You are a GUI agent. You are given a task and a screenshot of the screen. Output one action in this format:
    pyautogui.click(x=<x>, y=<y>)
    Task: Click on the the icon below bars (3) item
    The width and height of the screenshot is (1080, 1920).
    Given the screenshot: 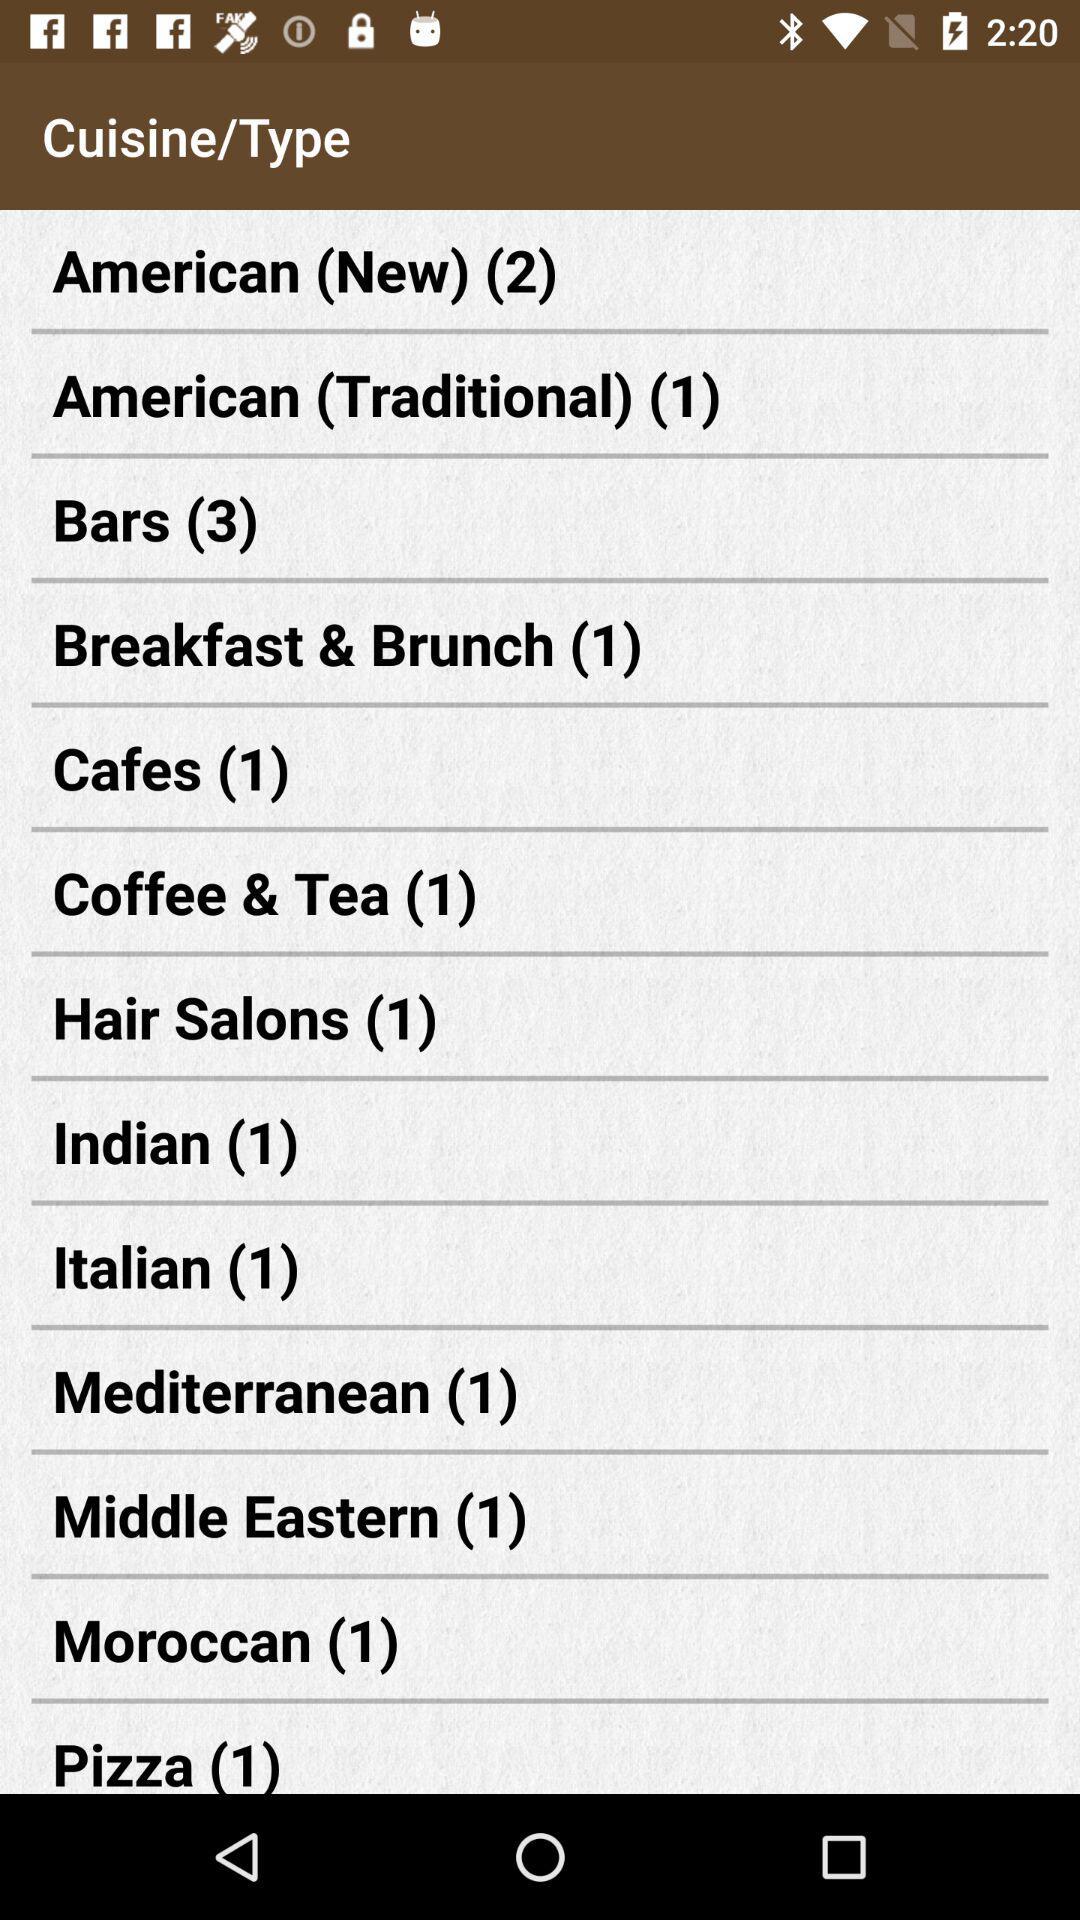 What is the action you would take?
    pyautogui.click(x=540, y=643)
    